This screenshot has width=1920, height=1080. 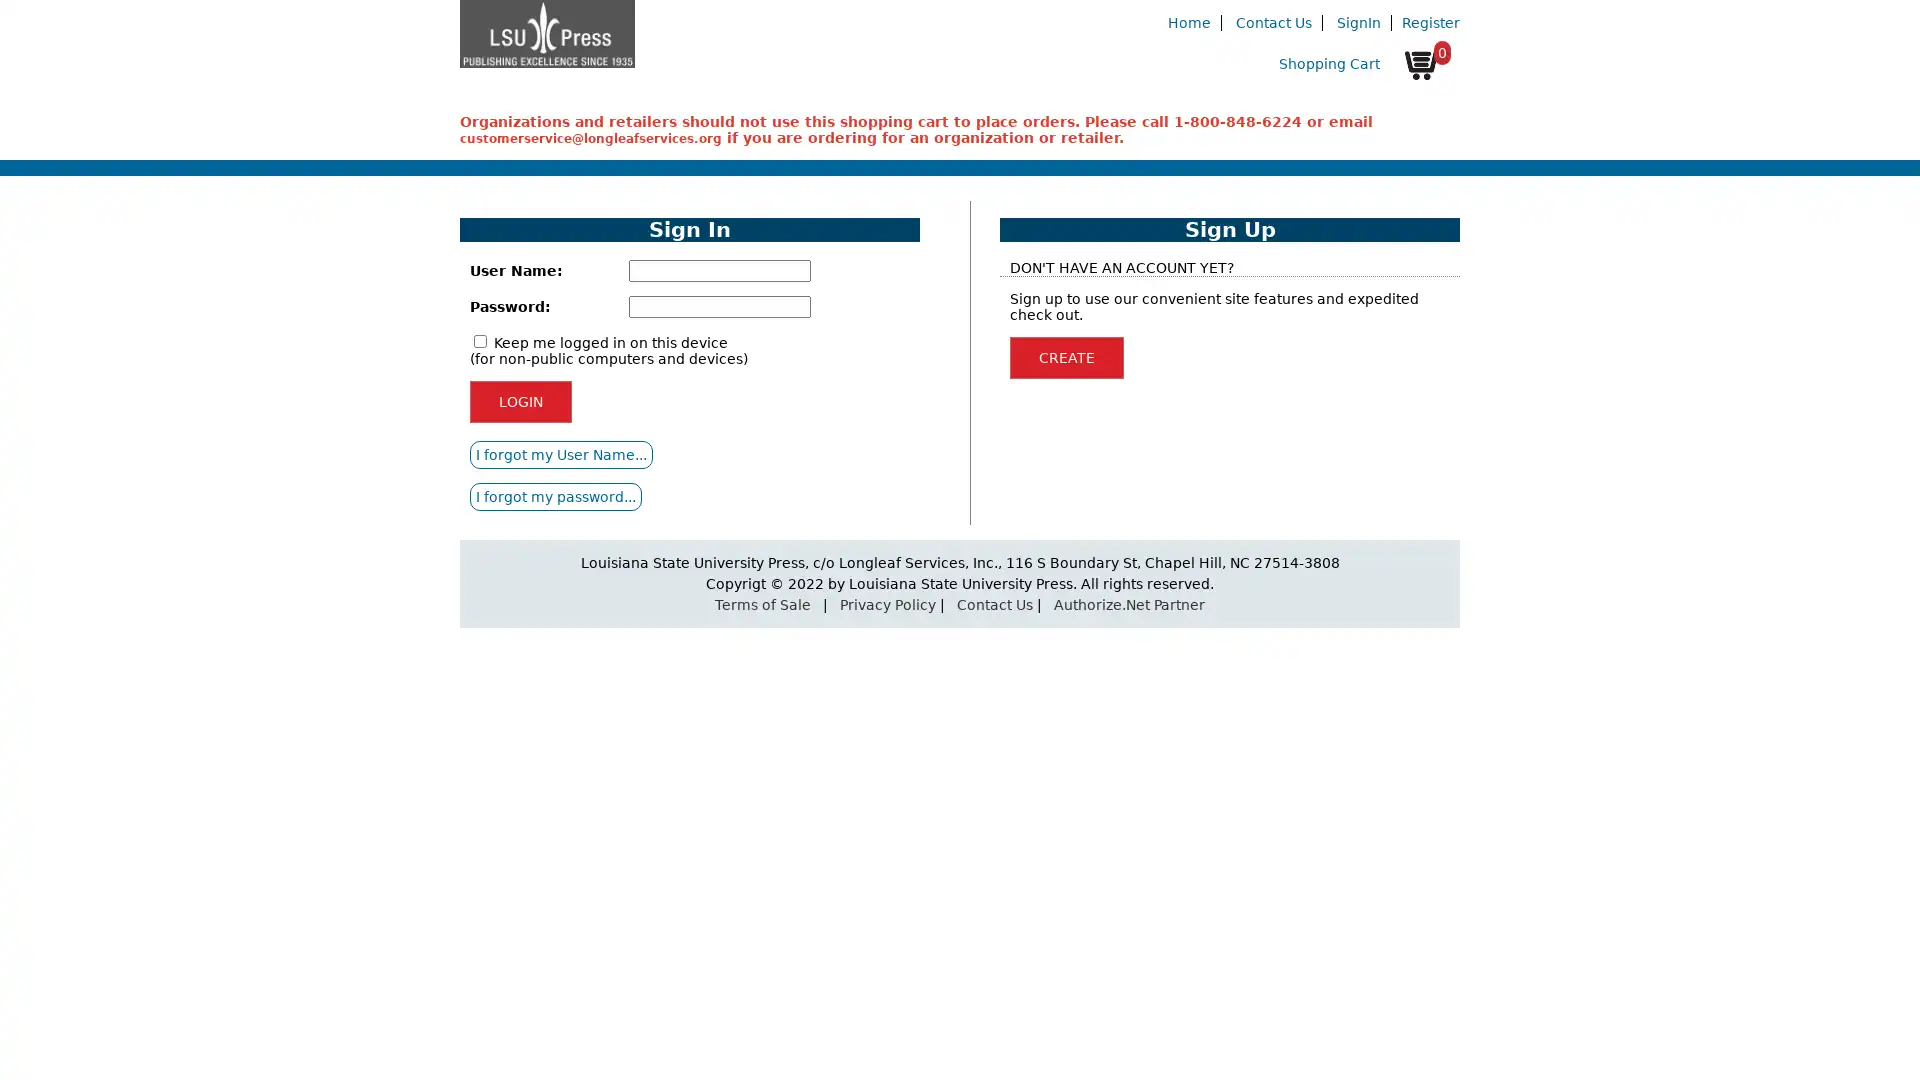 I want to click on LOGIN, so click(x=521, y=401).